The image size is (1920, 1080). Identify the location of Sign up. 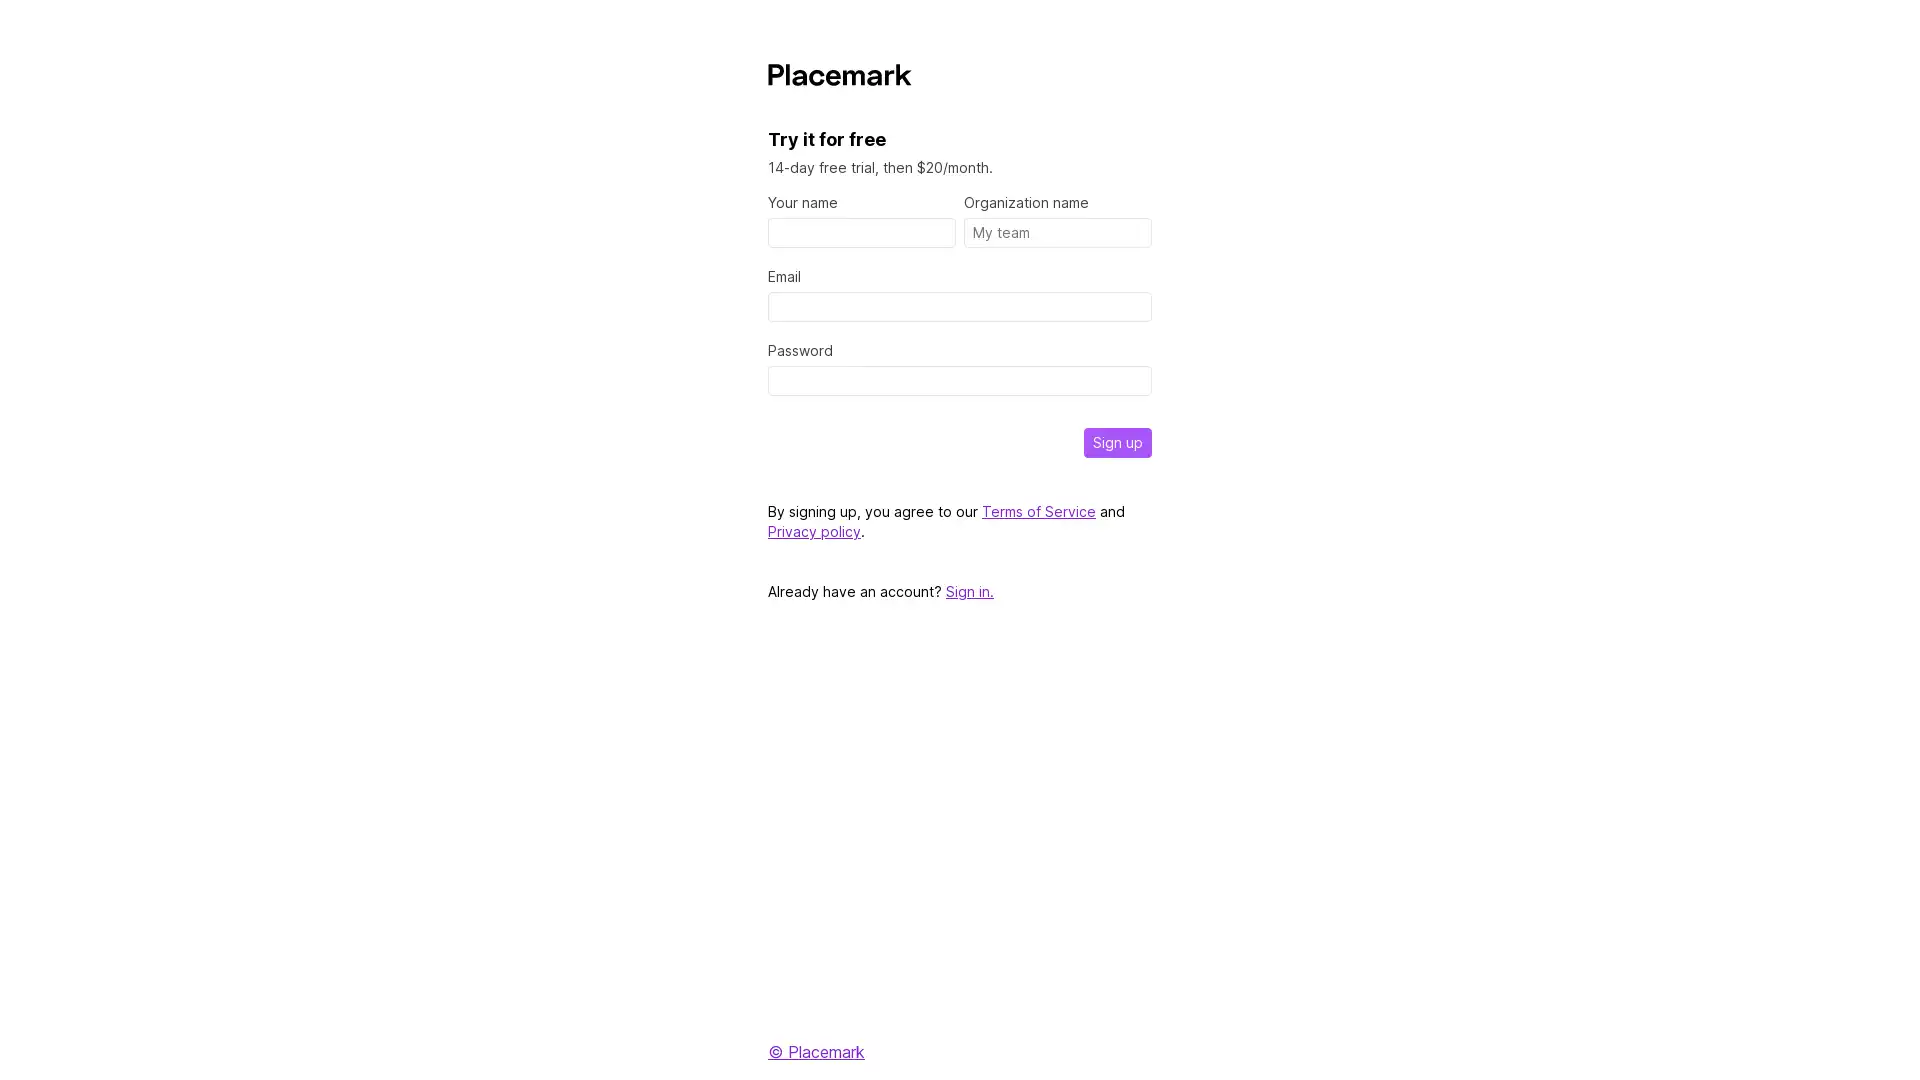
(1117, 442).